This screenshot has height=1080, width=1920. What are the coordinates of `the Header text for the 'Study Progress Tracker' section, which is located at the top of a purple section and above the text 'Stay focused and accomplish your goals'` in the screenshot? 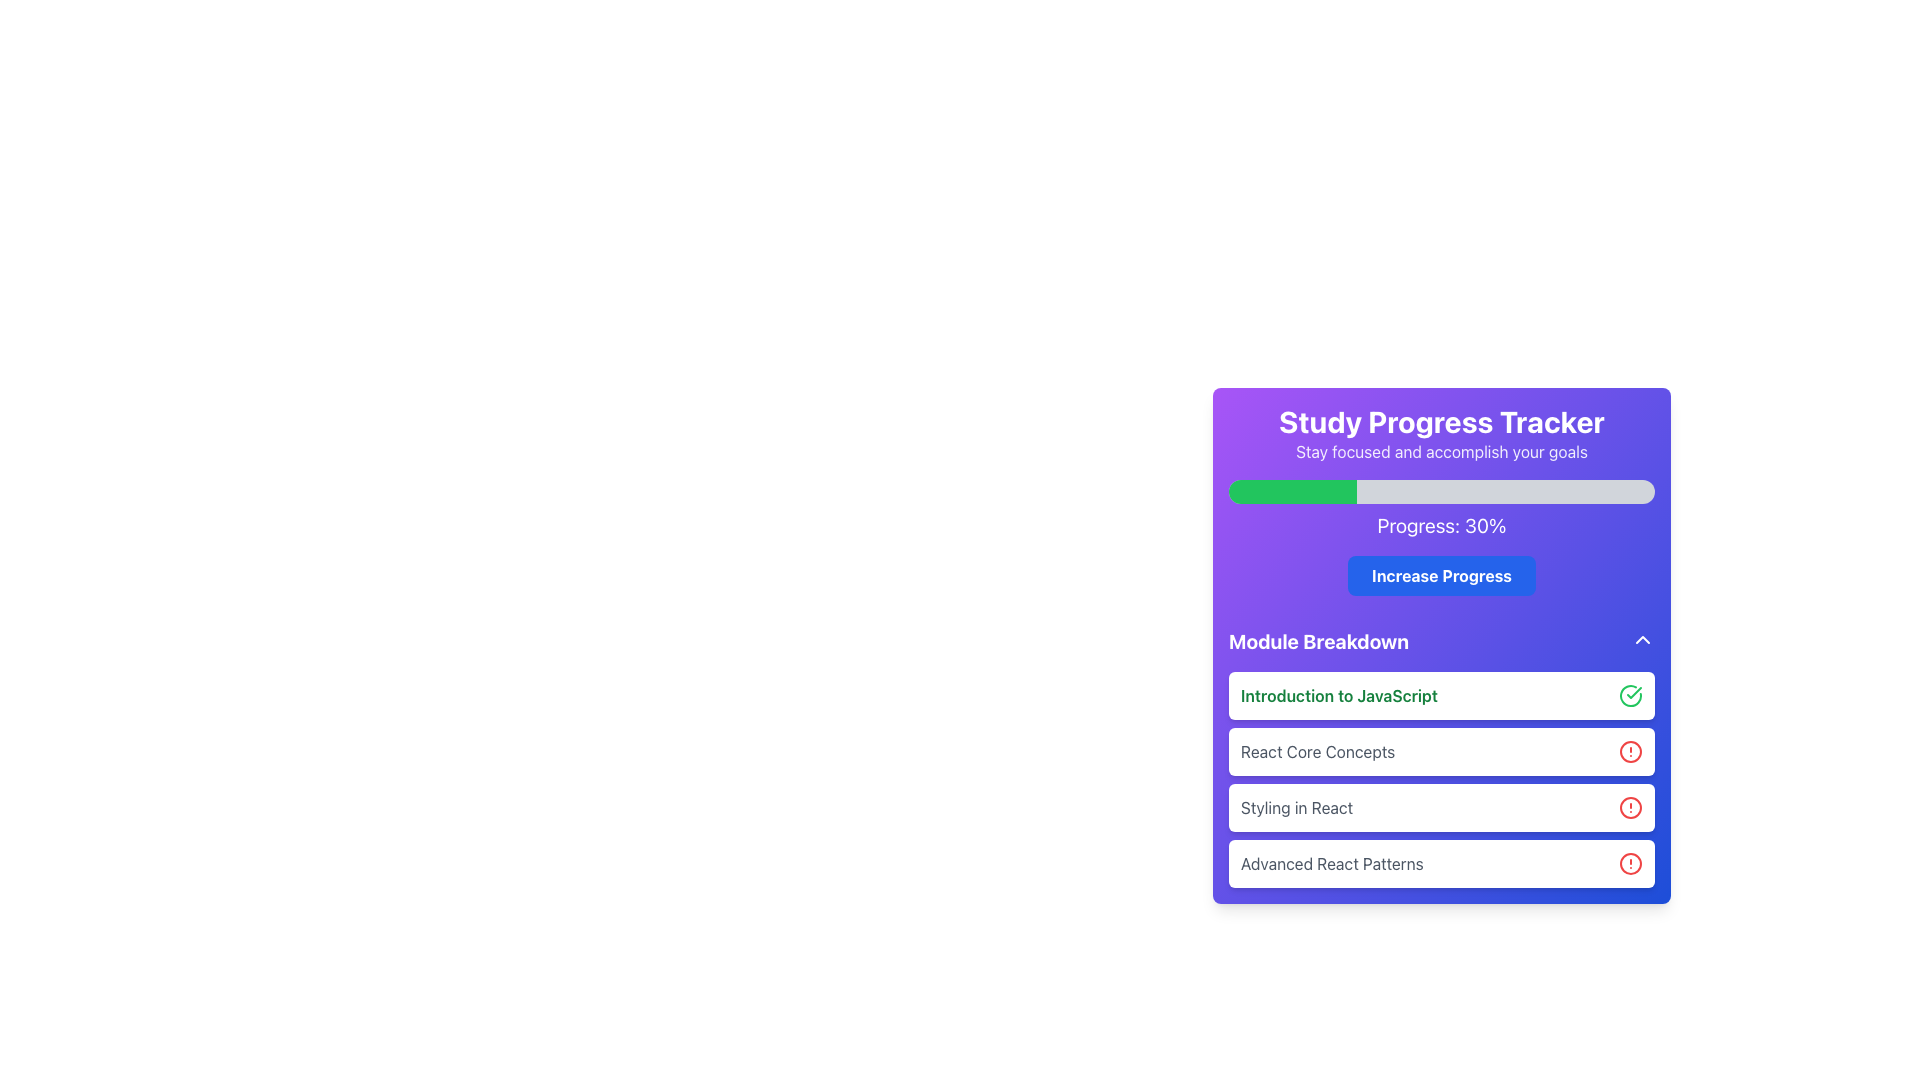 It's located at (1441, 420).